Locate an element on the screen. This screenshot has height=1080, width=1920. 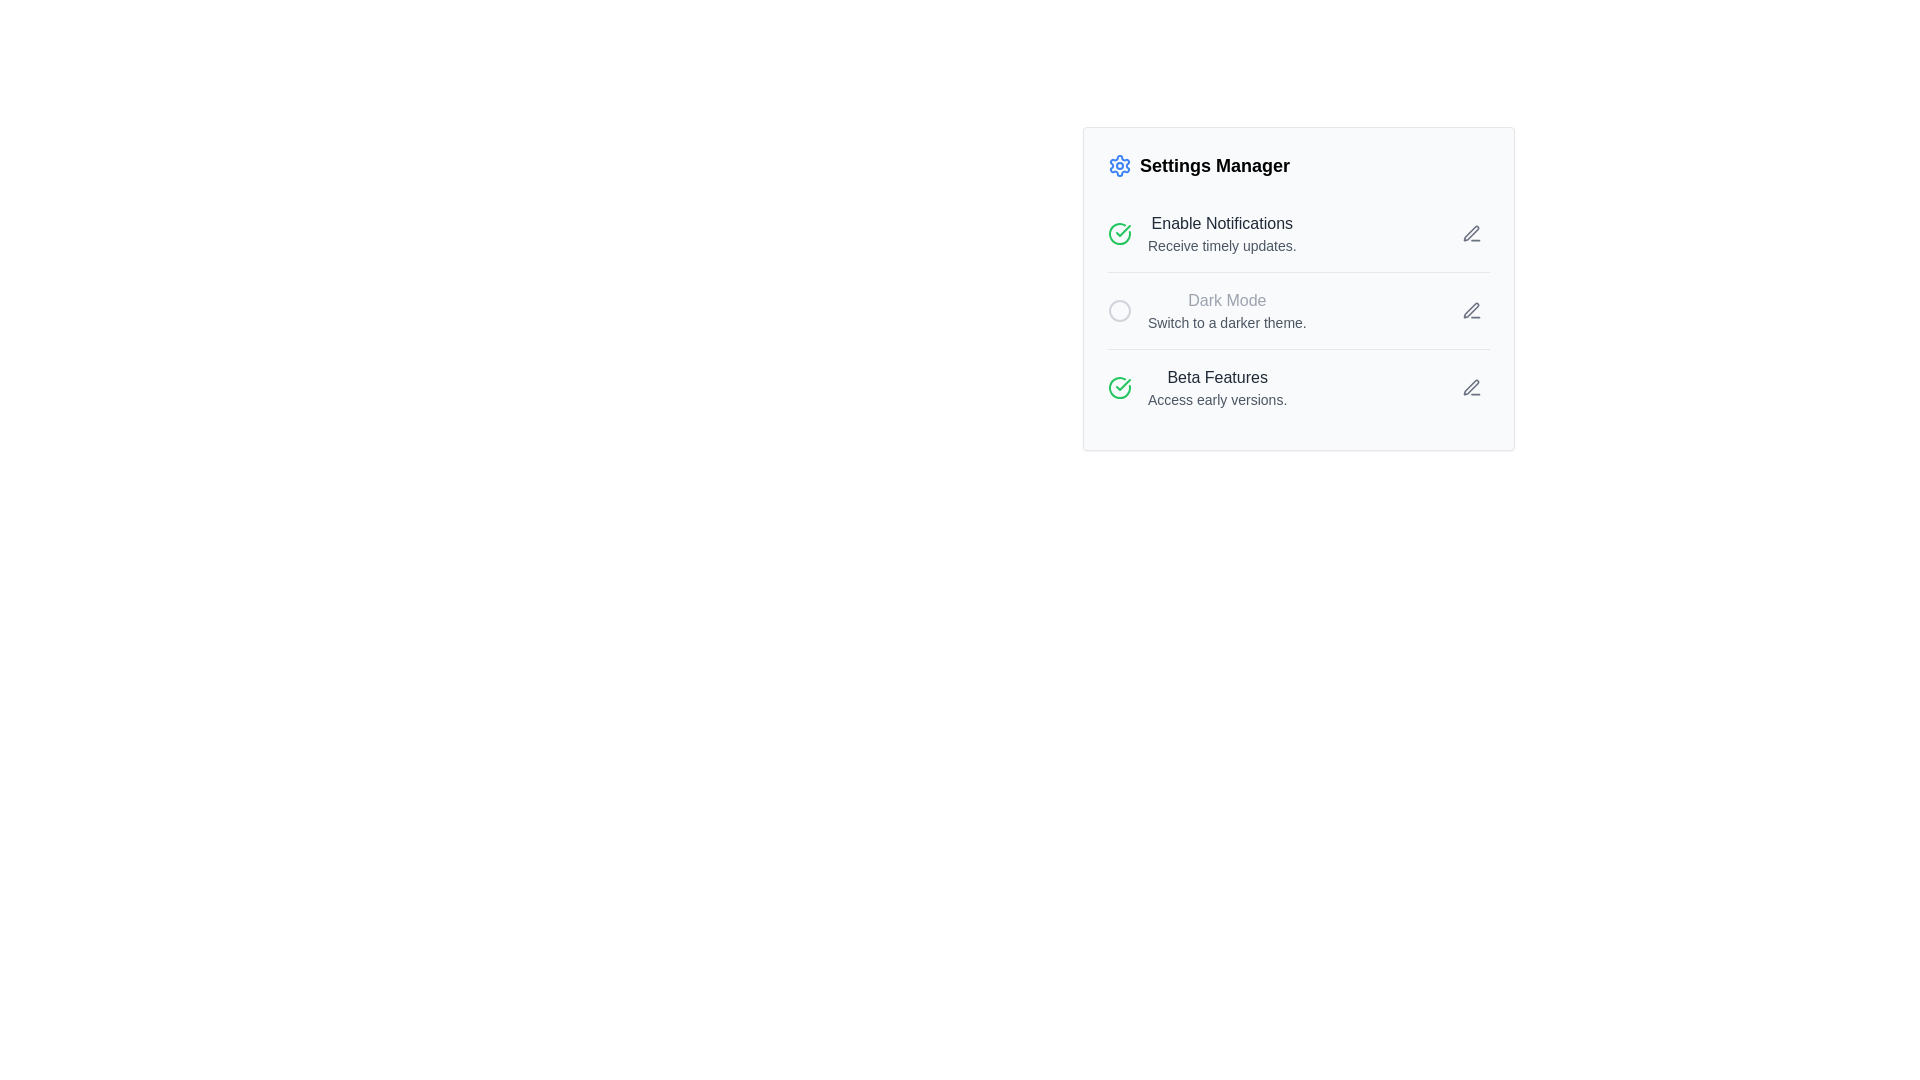
the 'Enable Notifications' static text element located in the 'Settings Manager' section, which is displayed in a medium-sized, bold dark gray font and is visually distinct from the text below it is located at coordinates (1221, 223).